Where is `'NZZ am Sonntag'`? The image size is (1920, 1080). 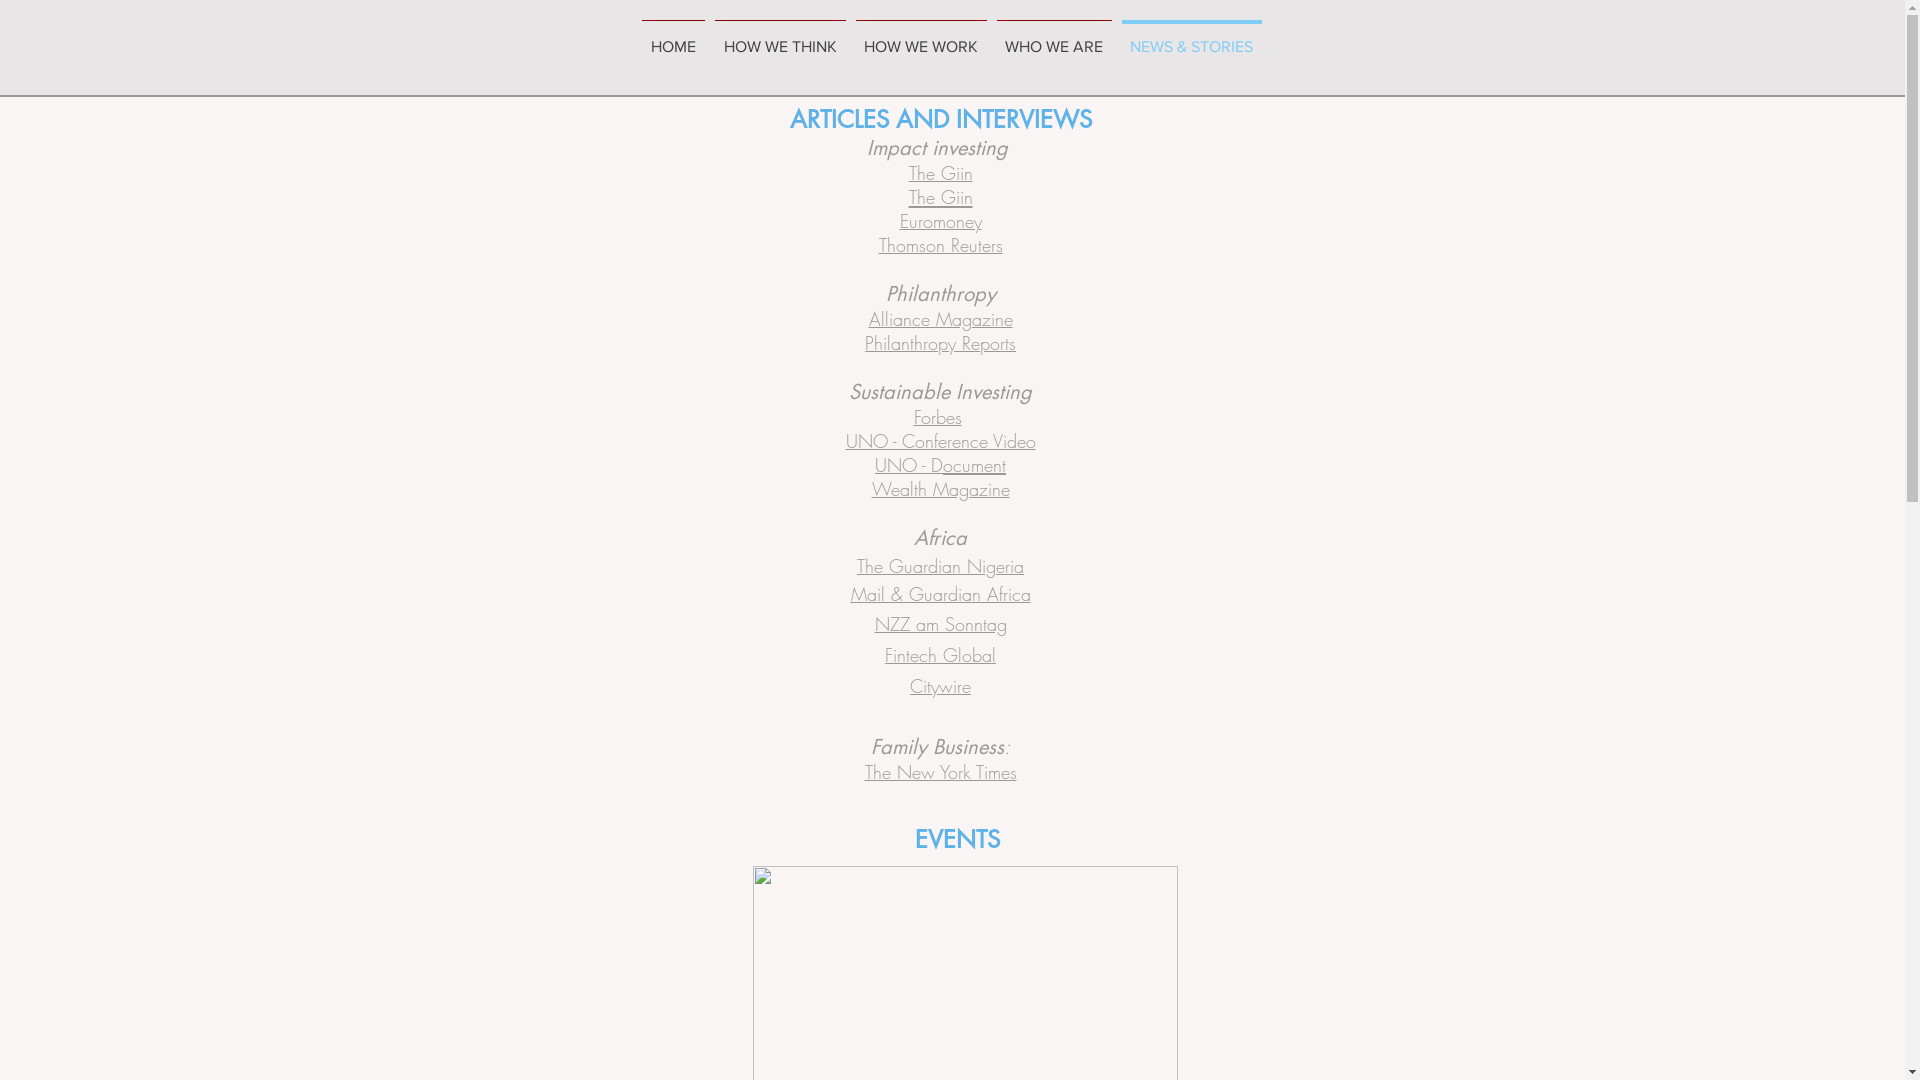
'NZZ am Sonntag' is located at coordinates (873, 623).